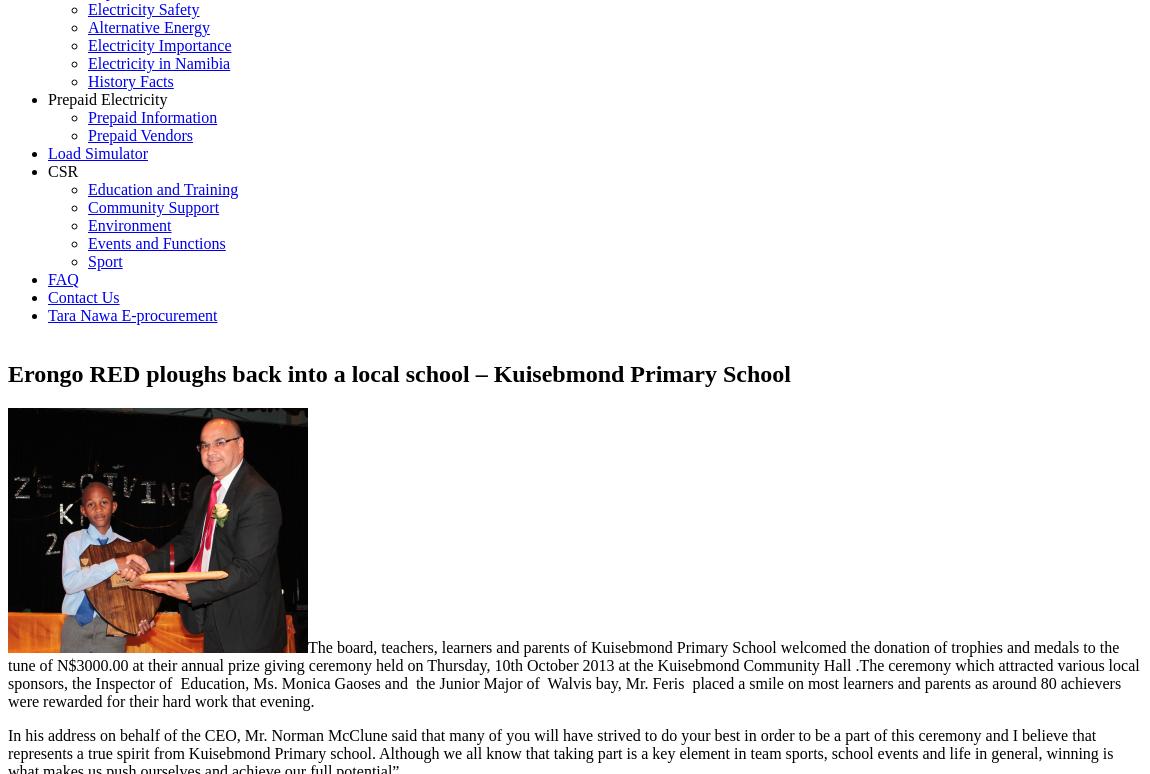 This screenshot has width=1150, height=774. I want to click on 'Events and Functions', so click(155, 243).